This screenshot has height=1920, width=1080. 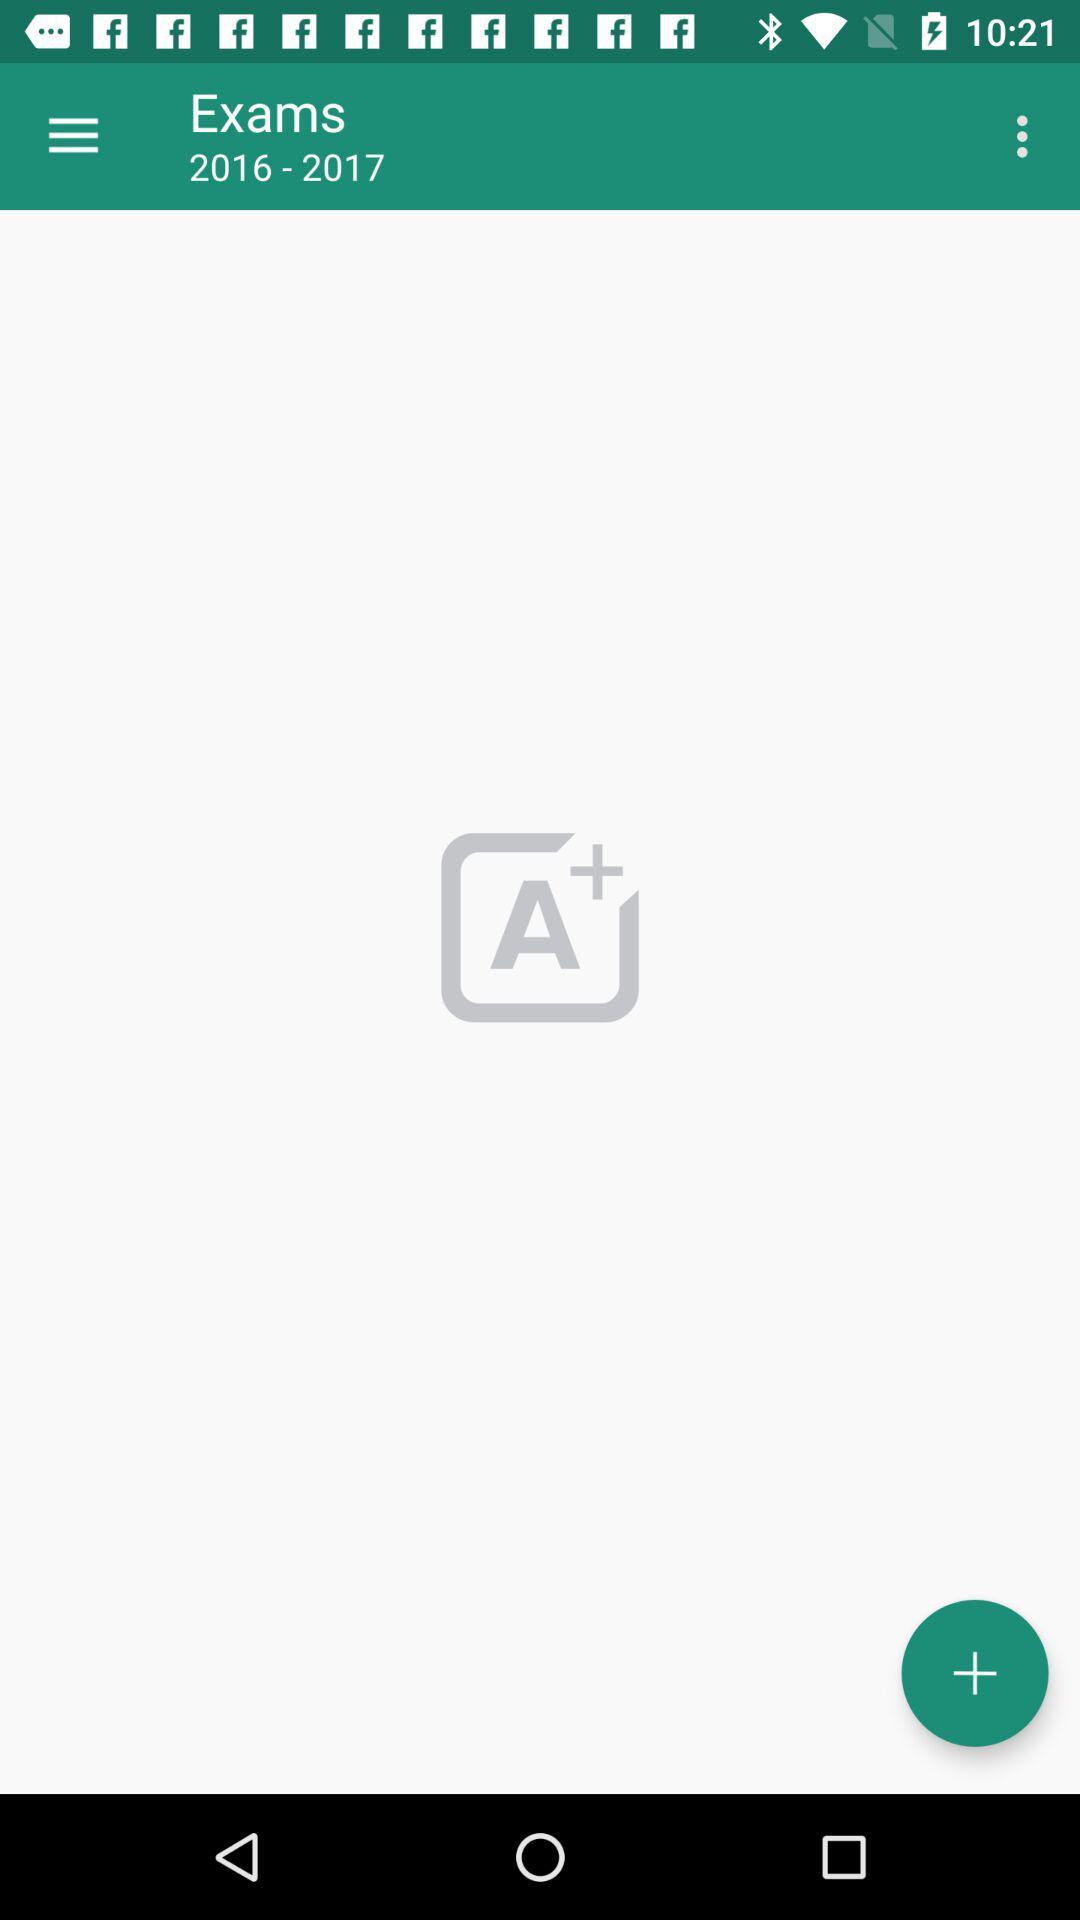 I want to click on the add icon, so click(x=974, y=1673).